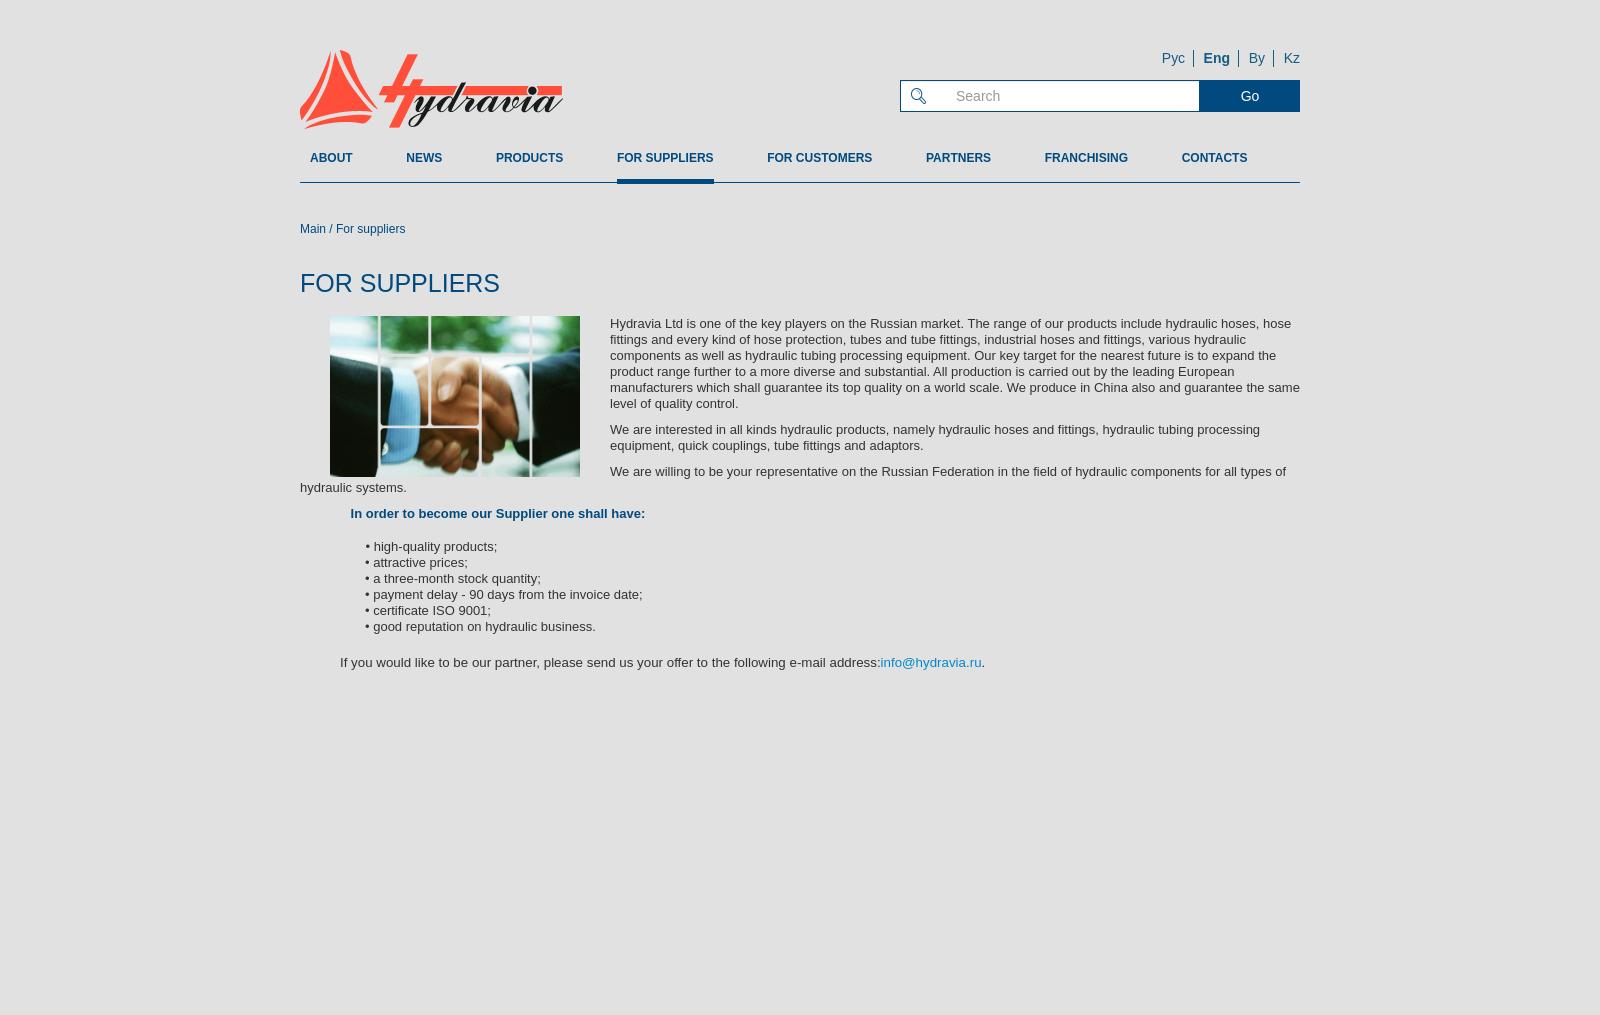  I want to click on 'About', so click(331, 157).